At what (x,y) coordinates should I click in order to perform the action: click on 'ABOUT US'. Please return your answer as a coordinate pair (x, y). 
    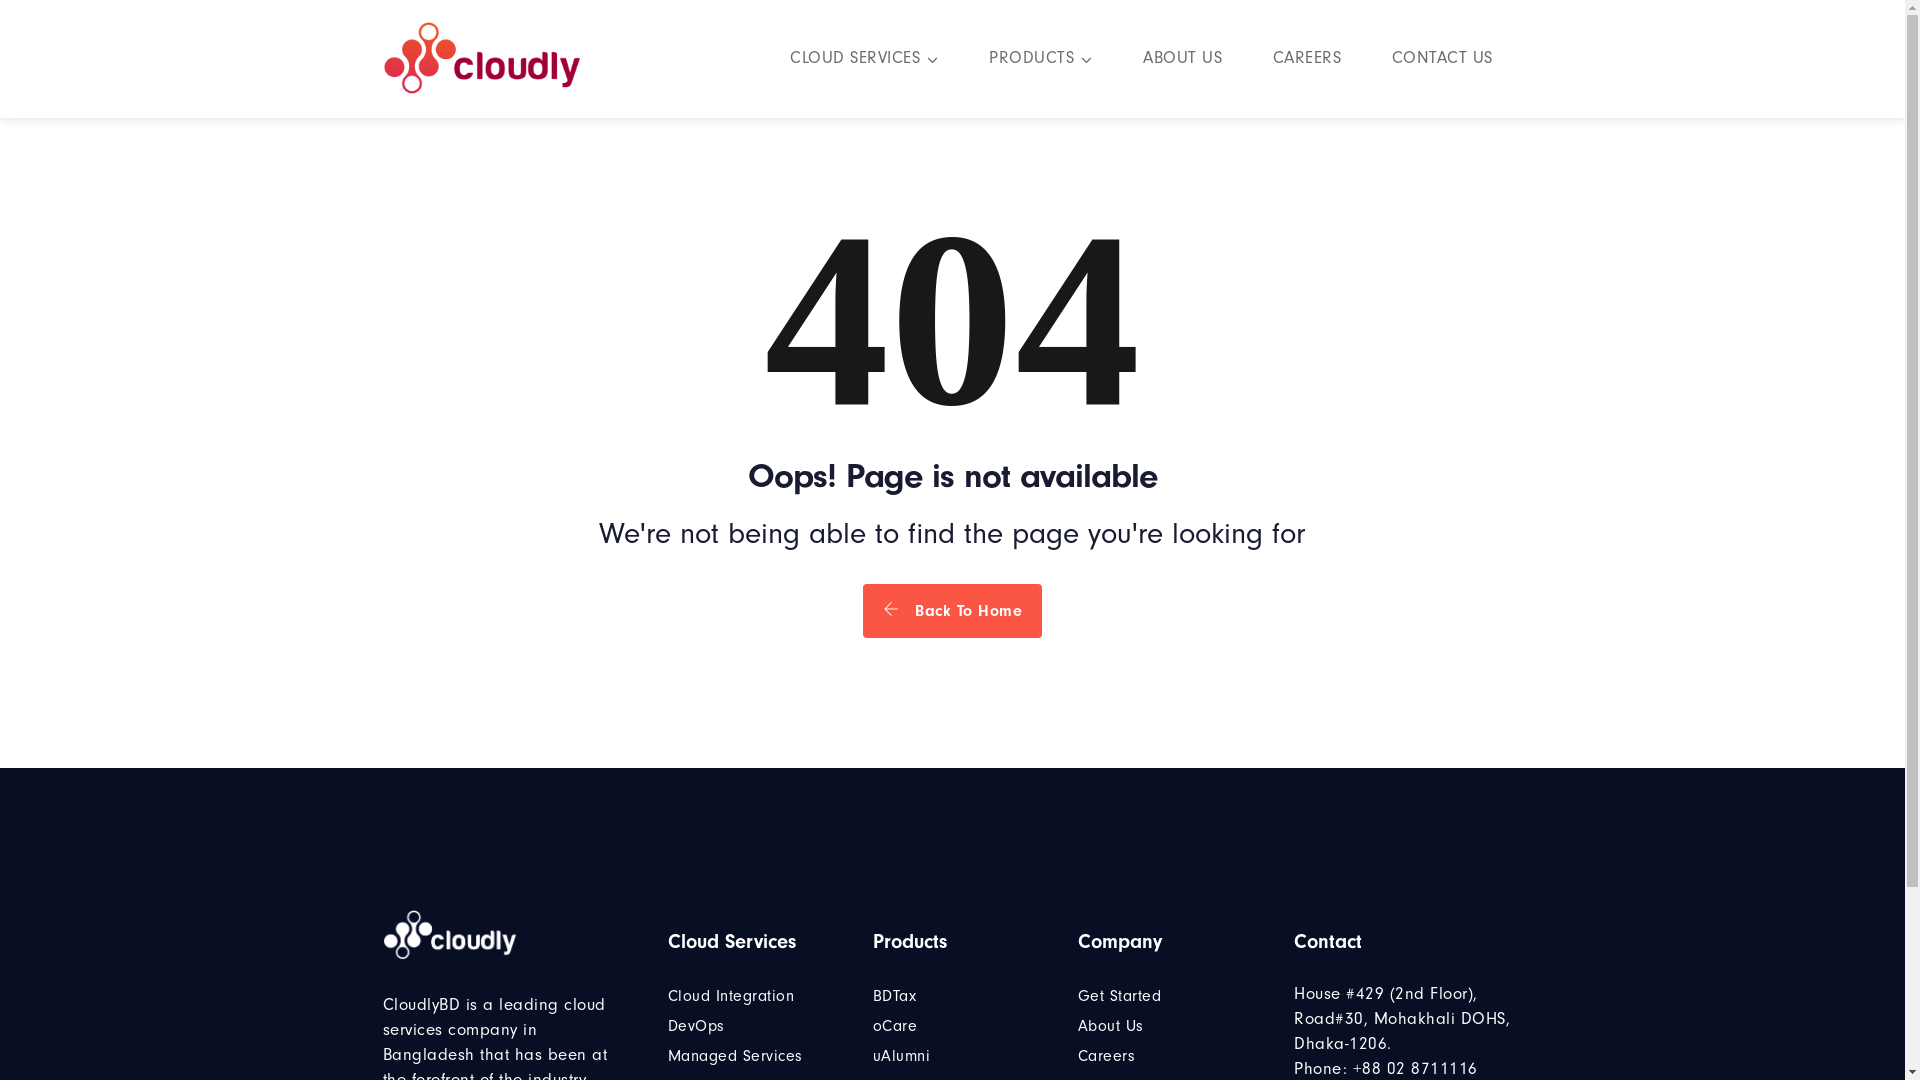
    Looking at the image, I should click on (1182, 59).